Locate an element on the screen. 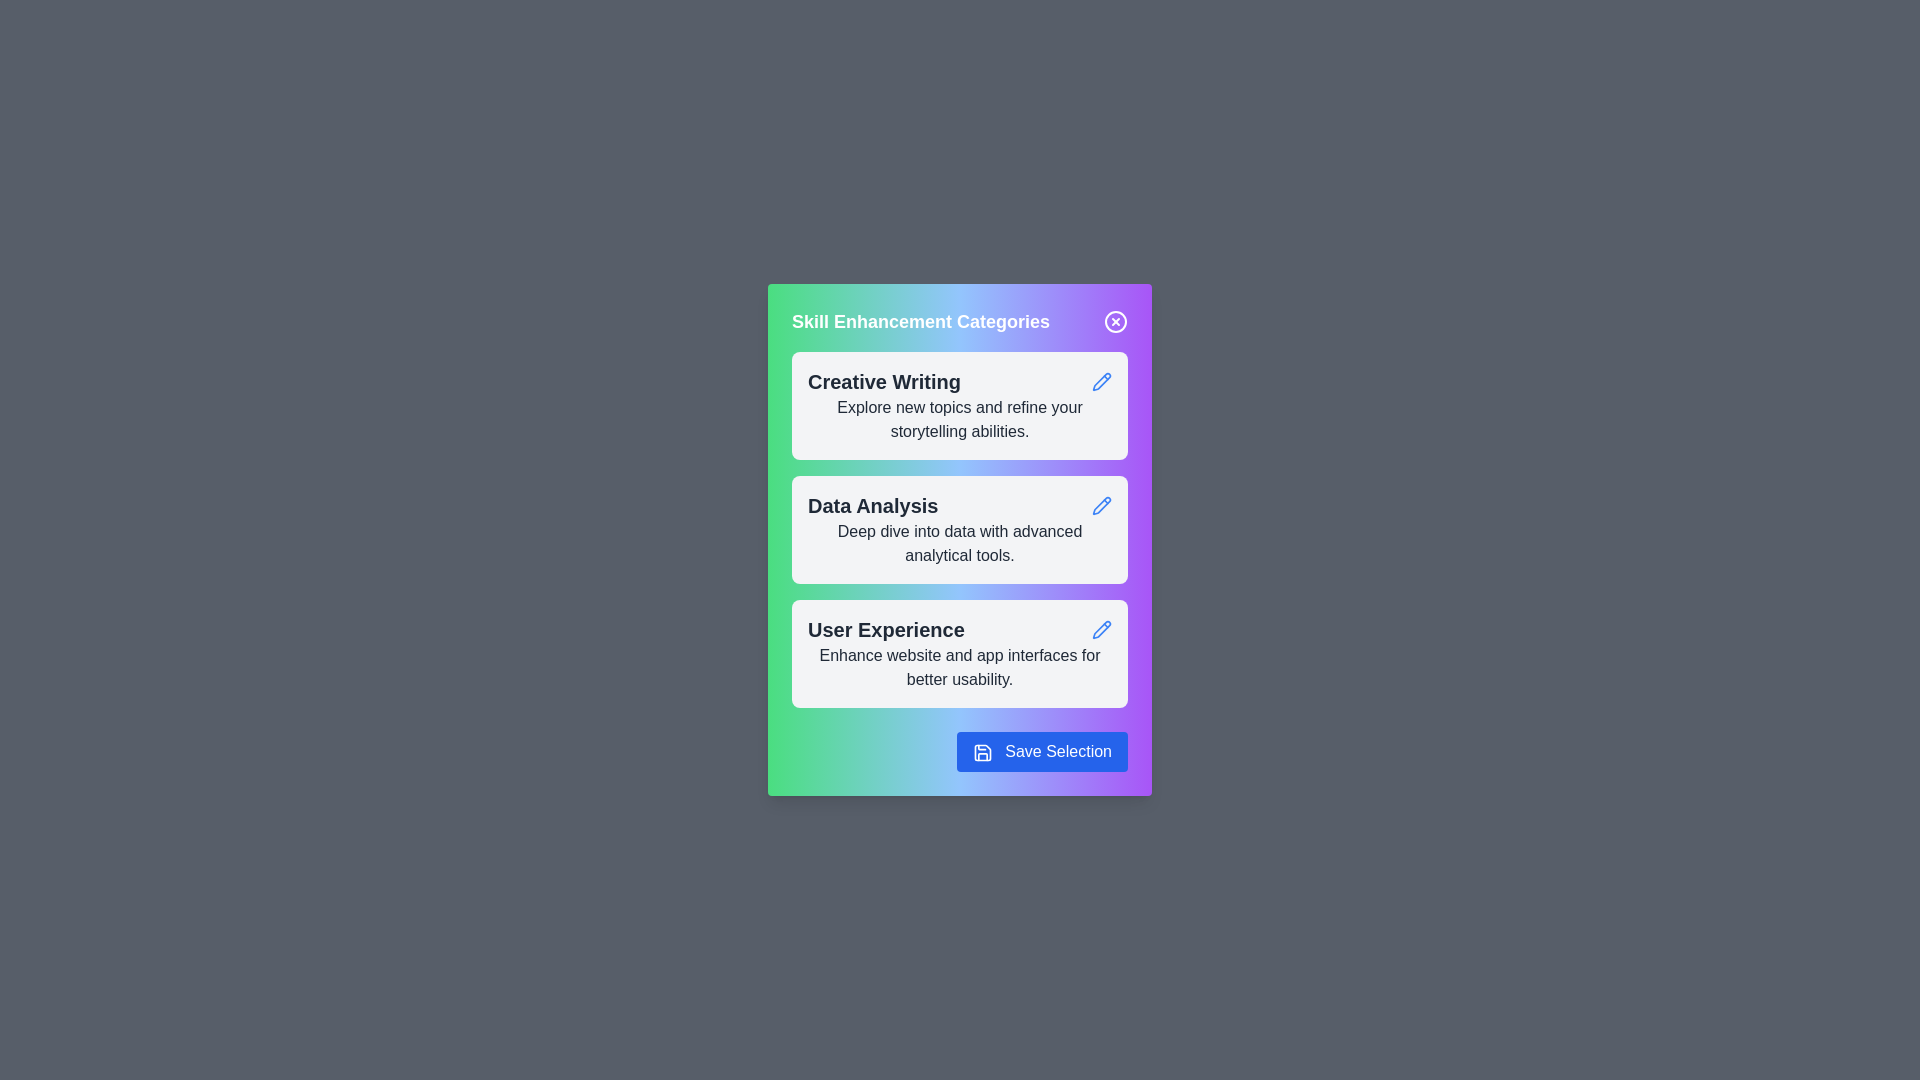 This screenshot has height=1080, width=1920. the category by clicking on the pencil icon for Data Analysis is located at coordinates (1101, 504).